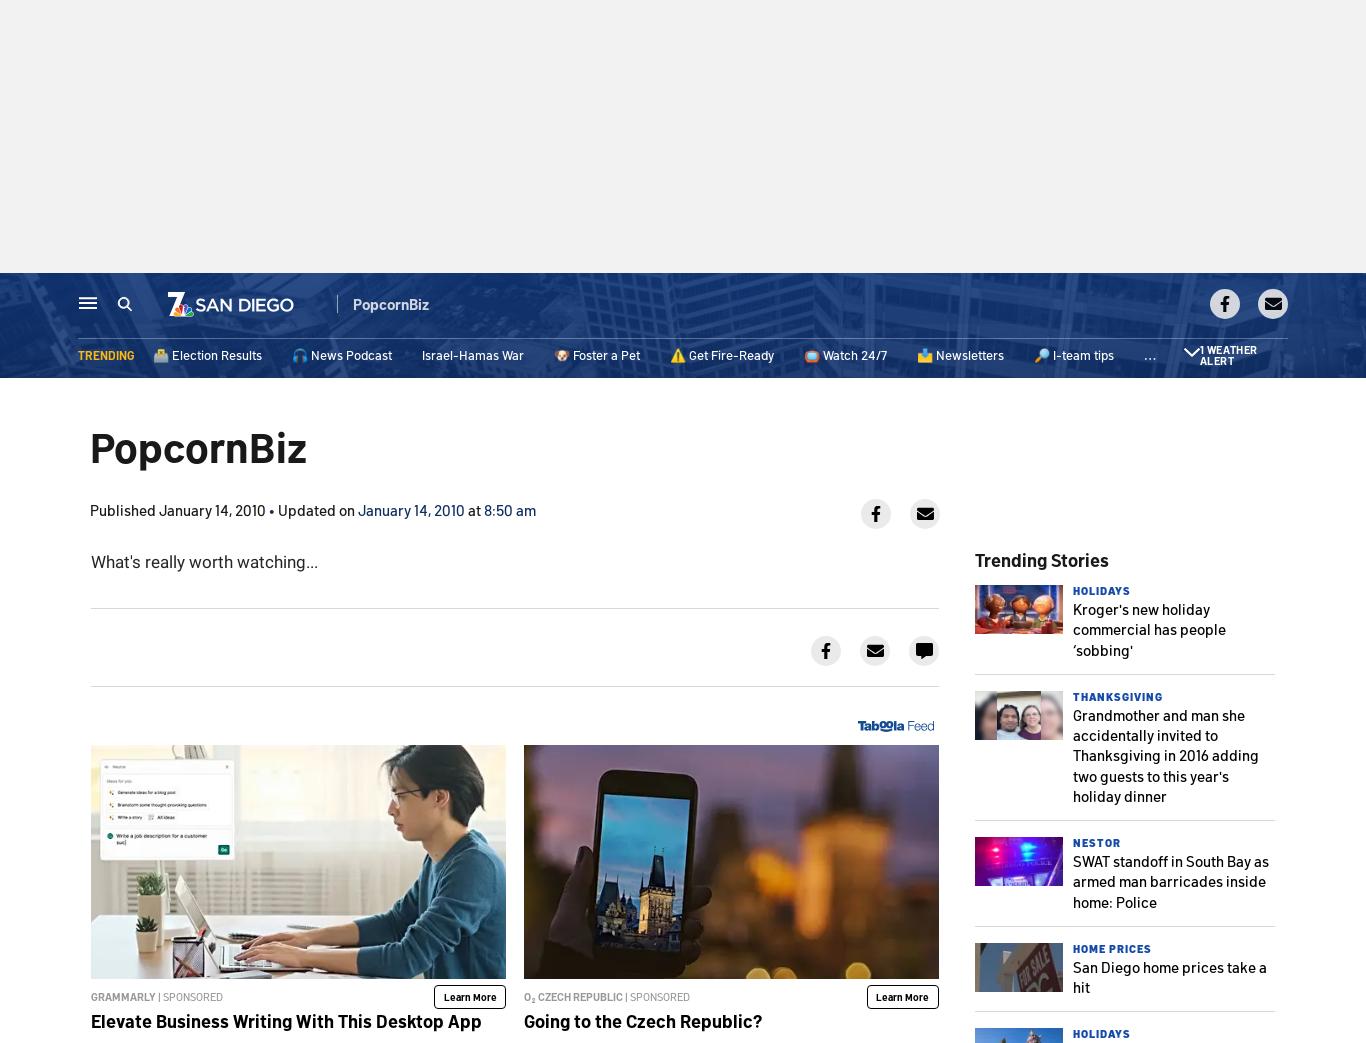  I want to click on 'Israel-Hamas War', so click(473, 356).